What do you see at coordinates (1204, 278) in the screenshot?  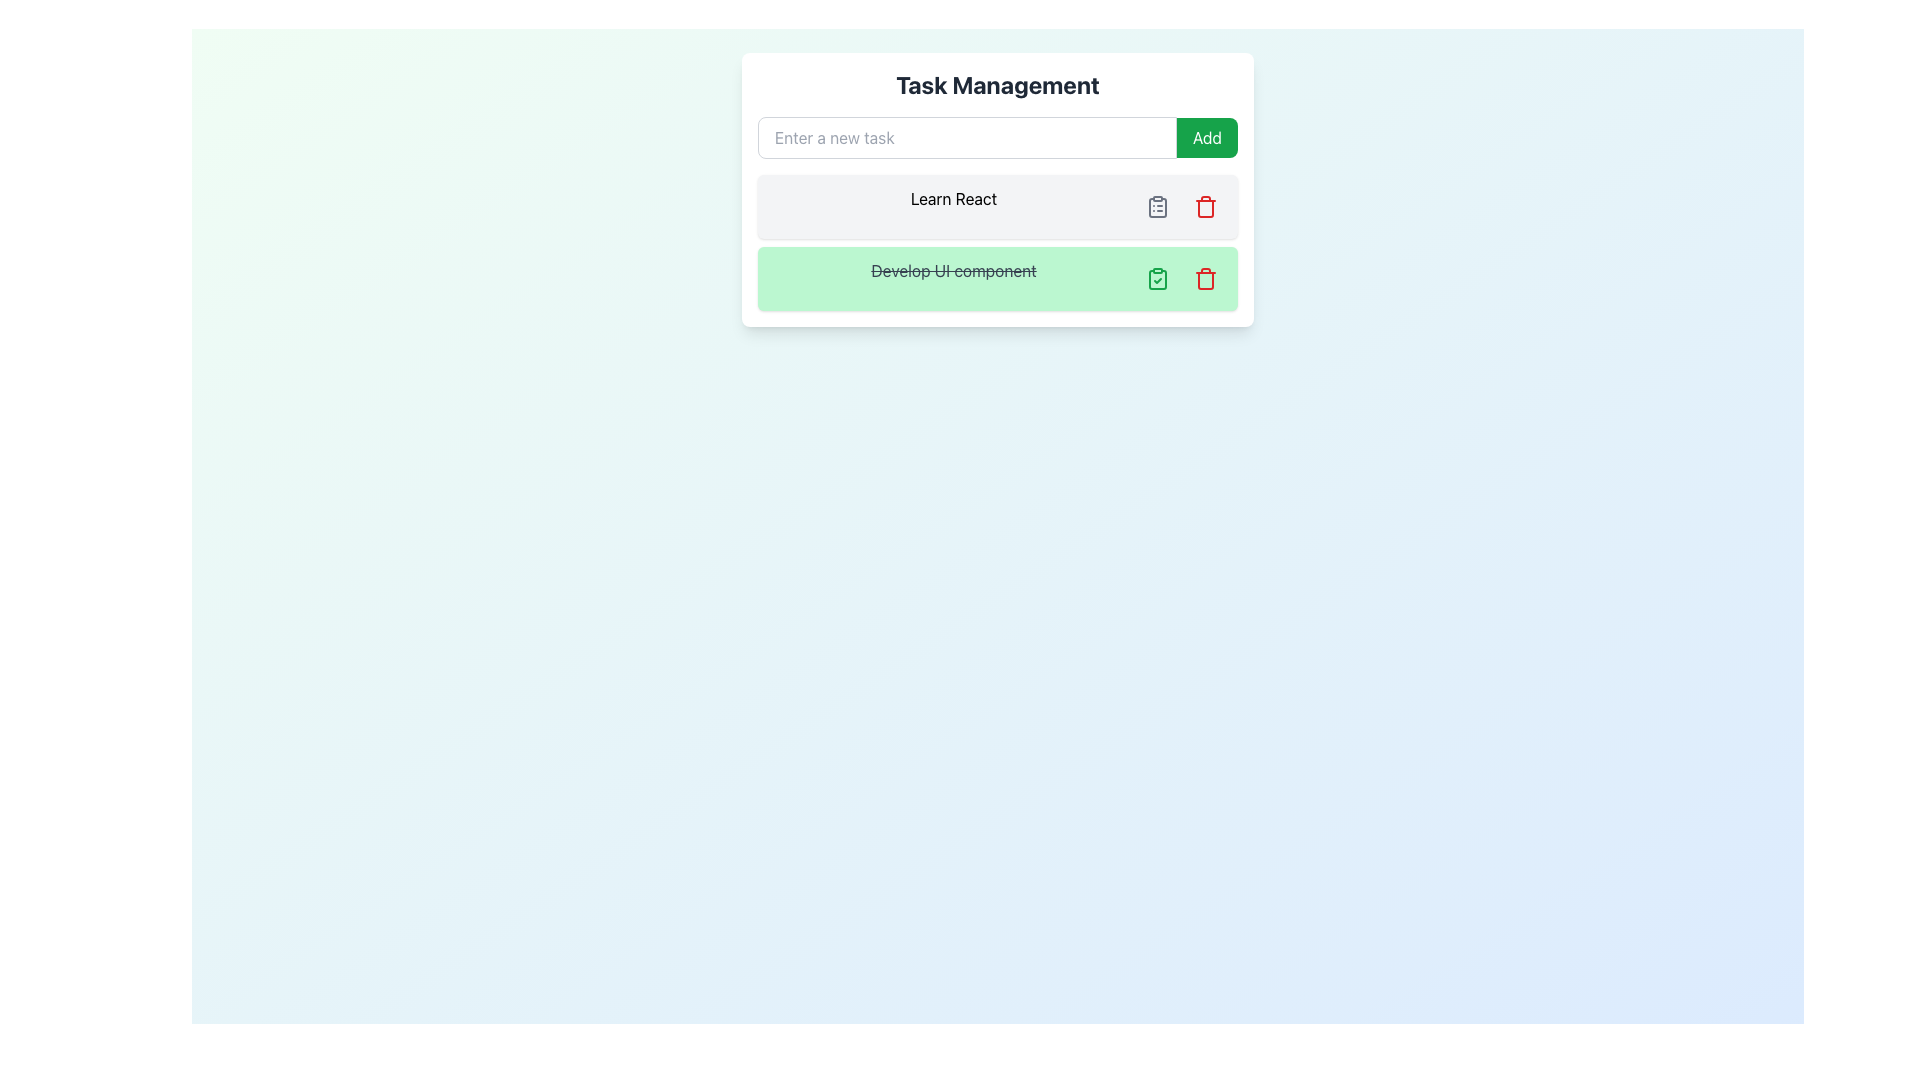 I see `the delete button located in the lower right corner of the task item labeled 'Develop UI component', which is the third icon in the row of interaction controls` at bounding box center [1204, 278].